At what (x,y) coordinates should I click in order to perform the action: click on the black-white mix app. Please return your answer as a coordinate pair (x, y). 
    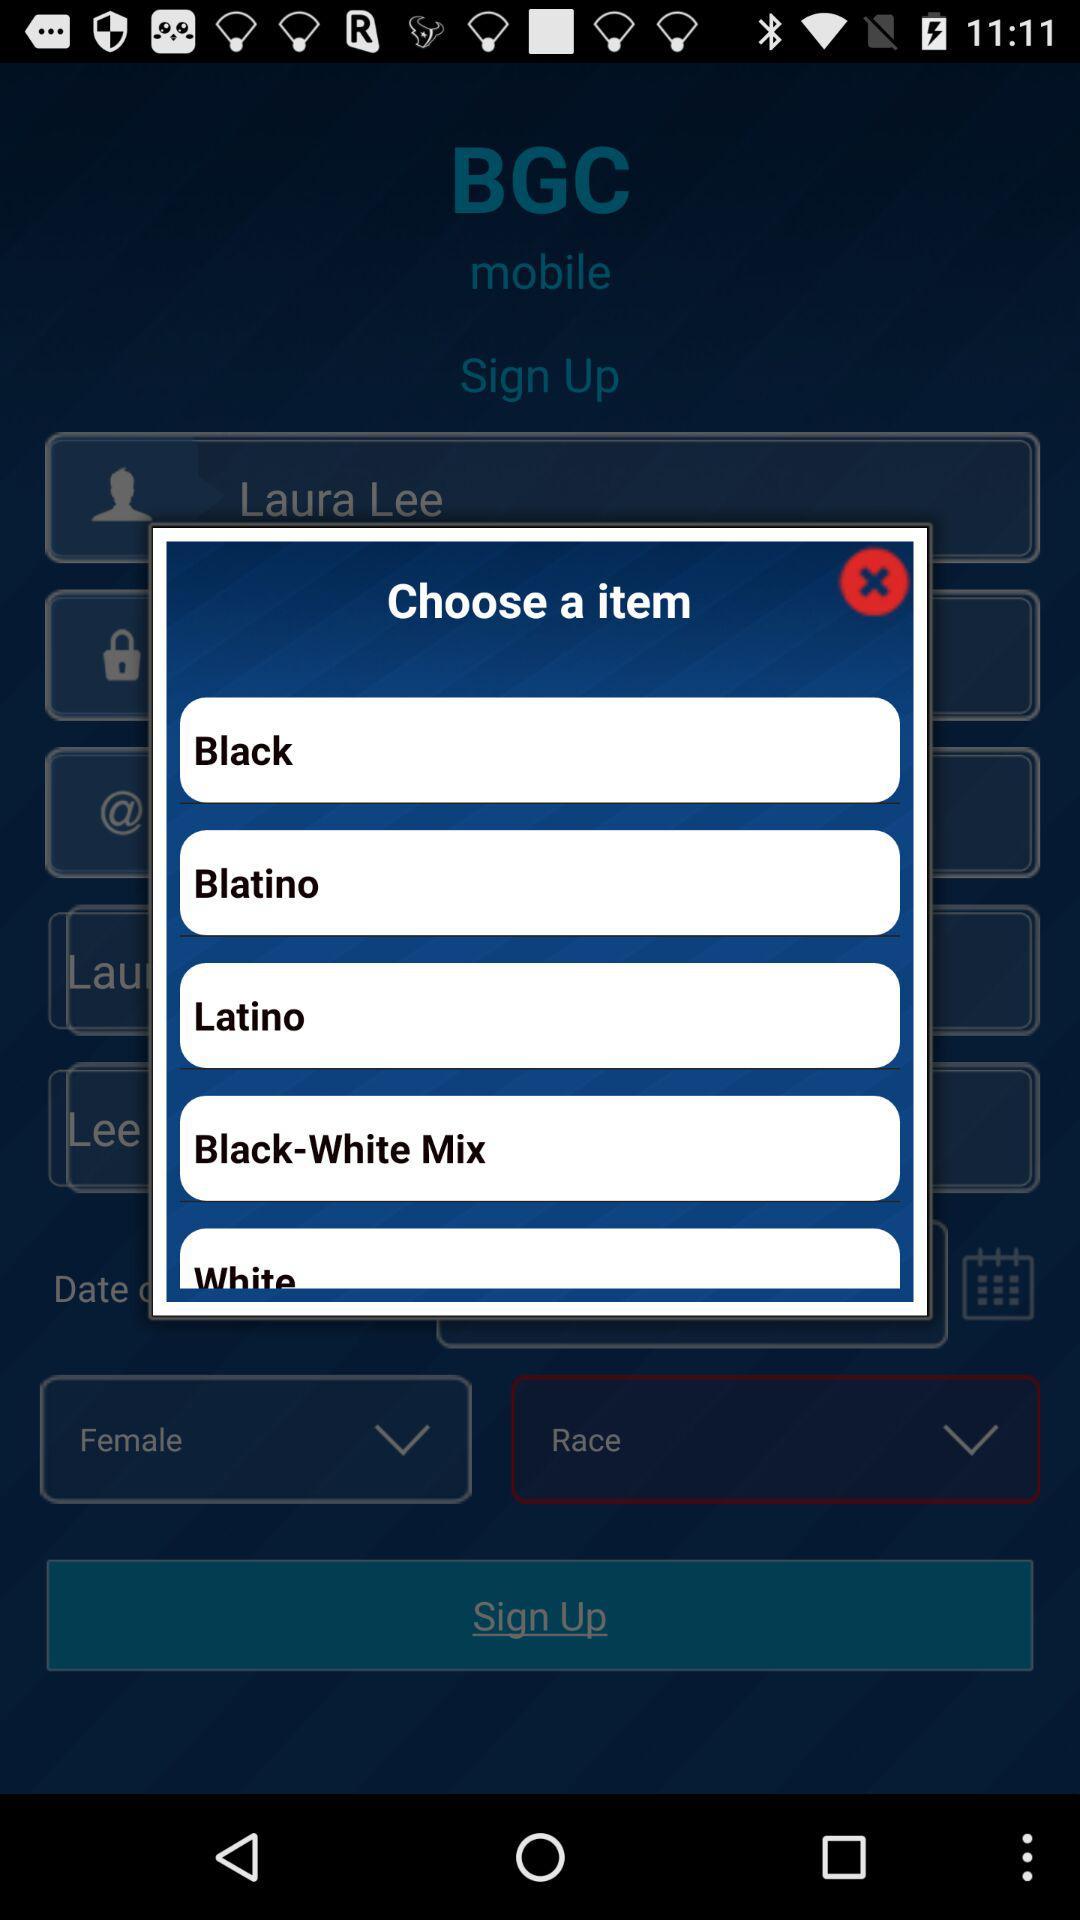
    Looking at the image, I should click on (540, 1148).